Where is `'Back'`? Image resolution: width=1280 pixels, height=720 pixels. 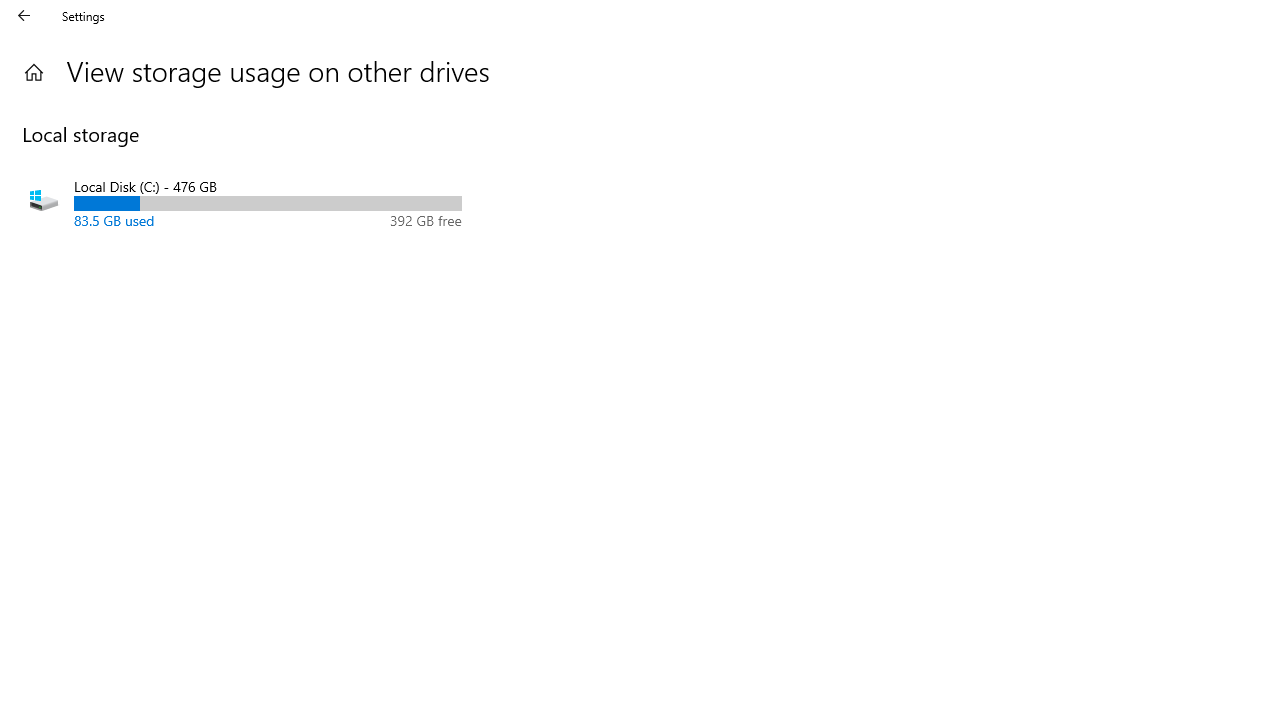 'Back' is located at coordinates (24, 15).